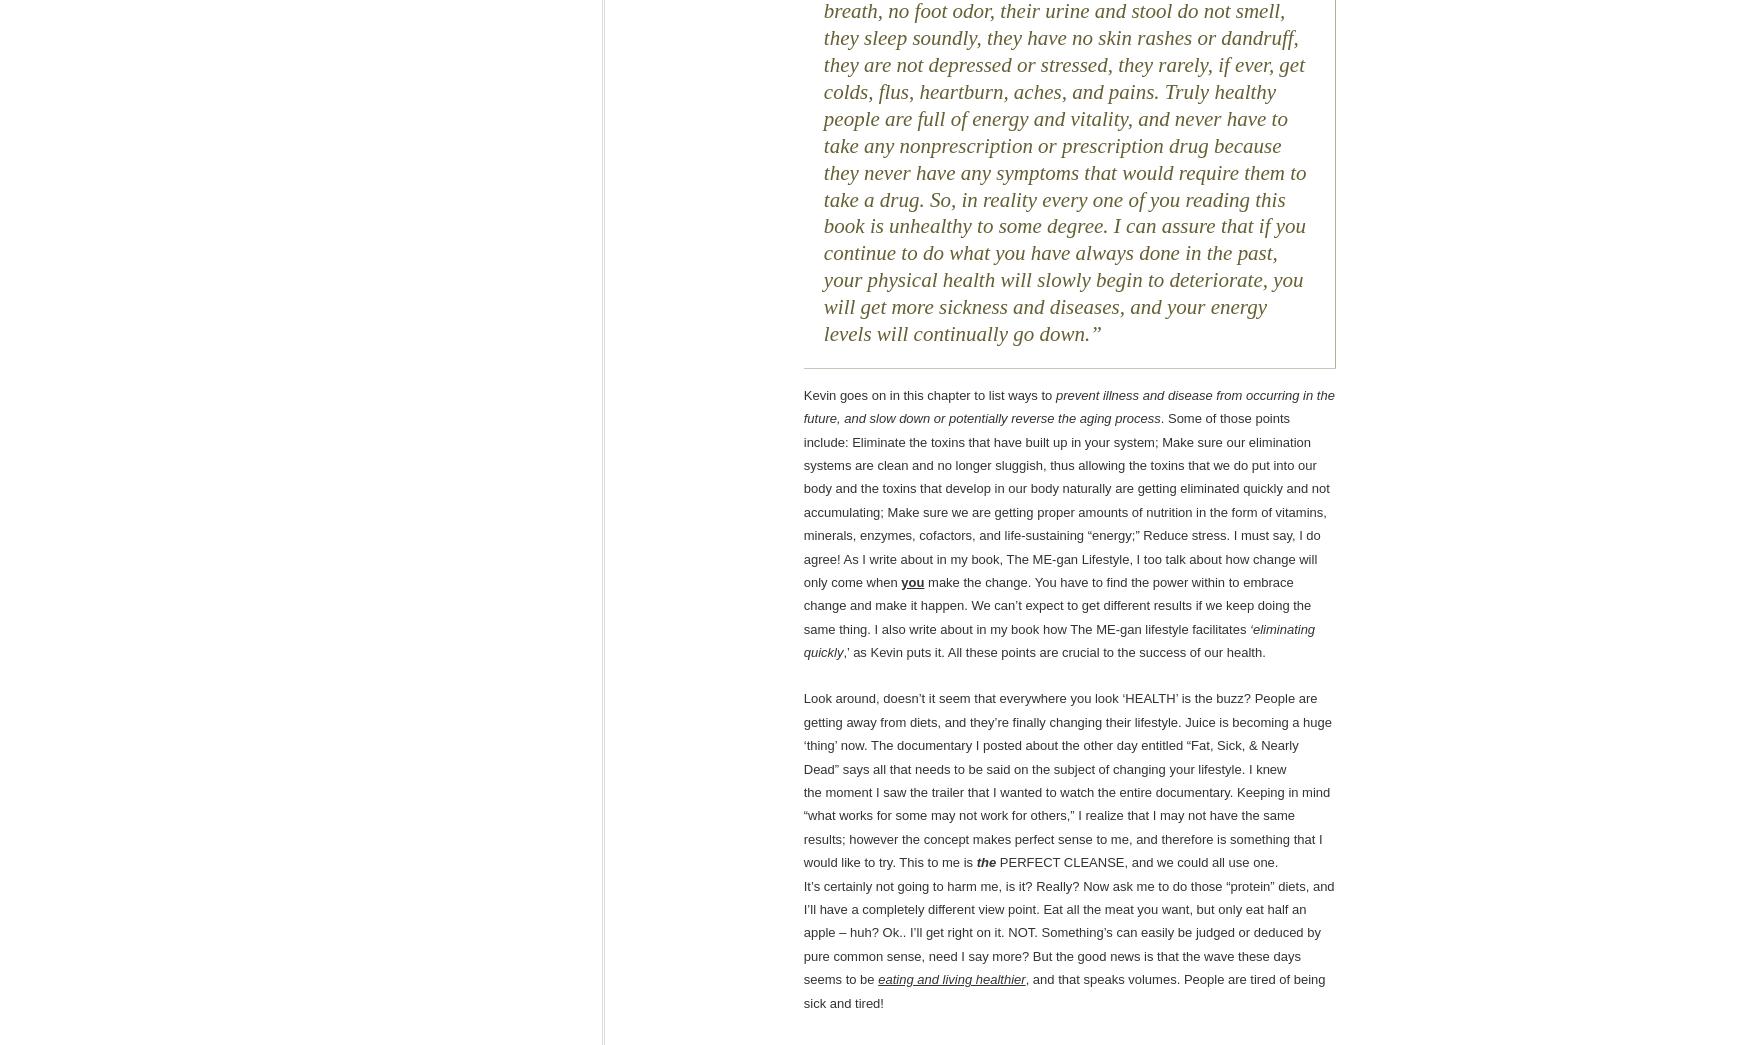  I want to click on 'PERFECT CLEANSE, and we could all use one. It’s certainly not going to harm me, is it? Really? Now ask me to do those “protein” diets, and I’ll have a completely different view point. Eat all the meat you want, but only eat half an apple – huh? Ok.. I’ll get right on it. NOT. Something’s can easily be judged or deduced by pure common sense, need I say more? But the good news is that the wave these days seems to be', so click(1068, 920).